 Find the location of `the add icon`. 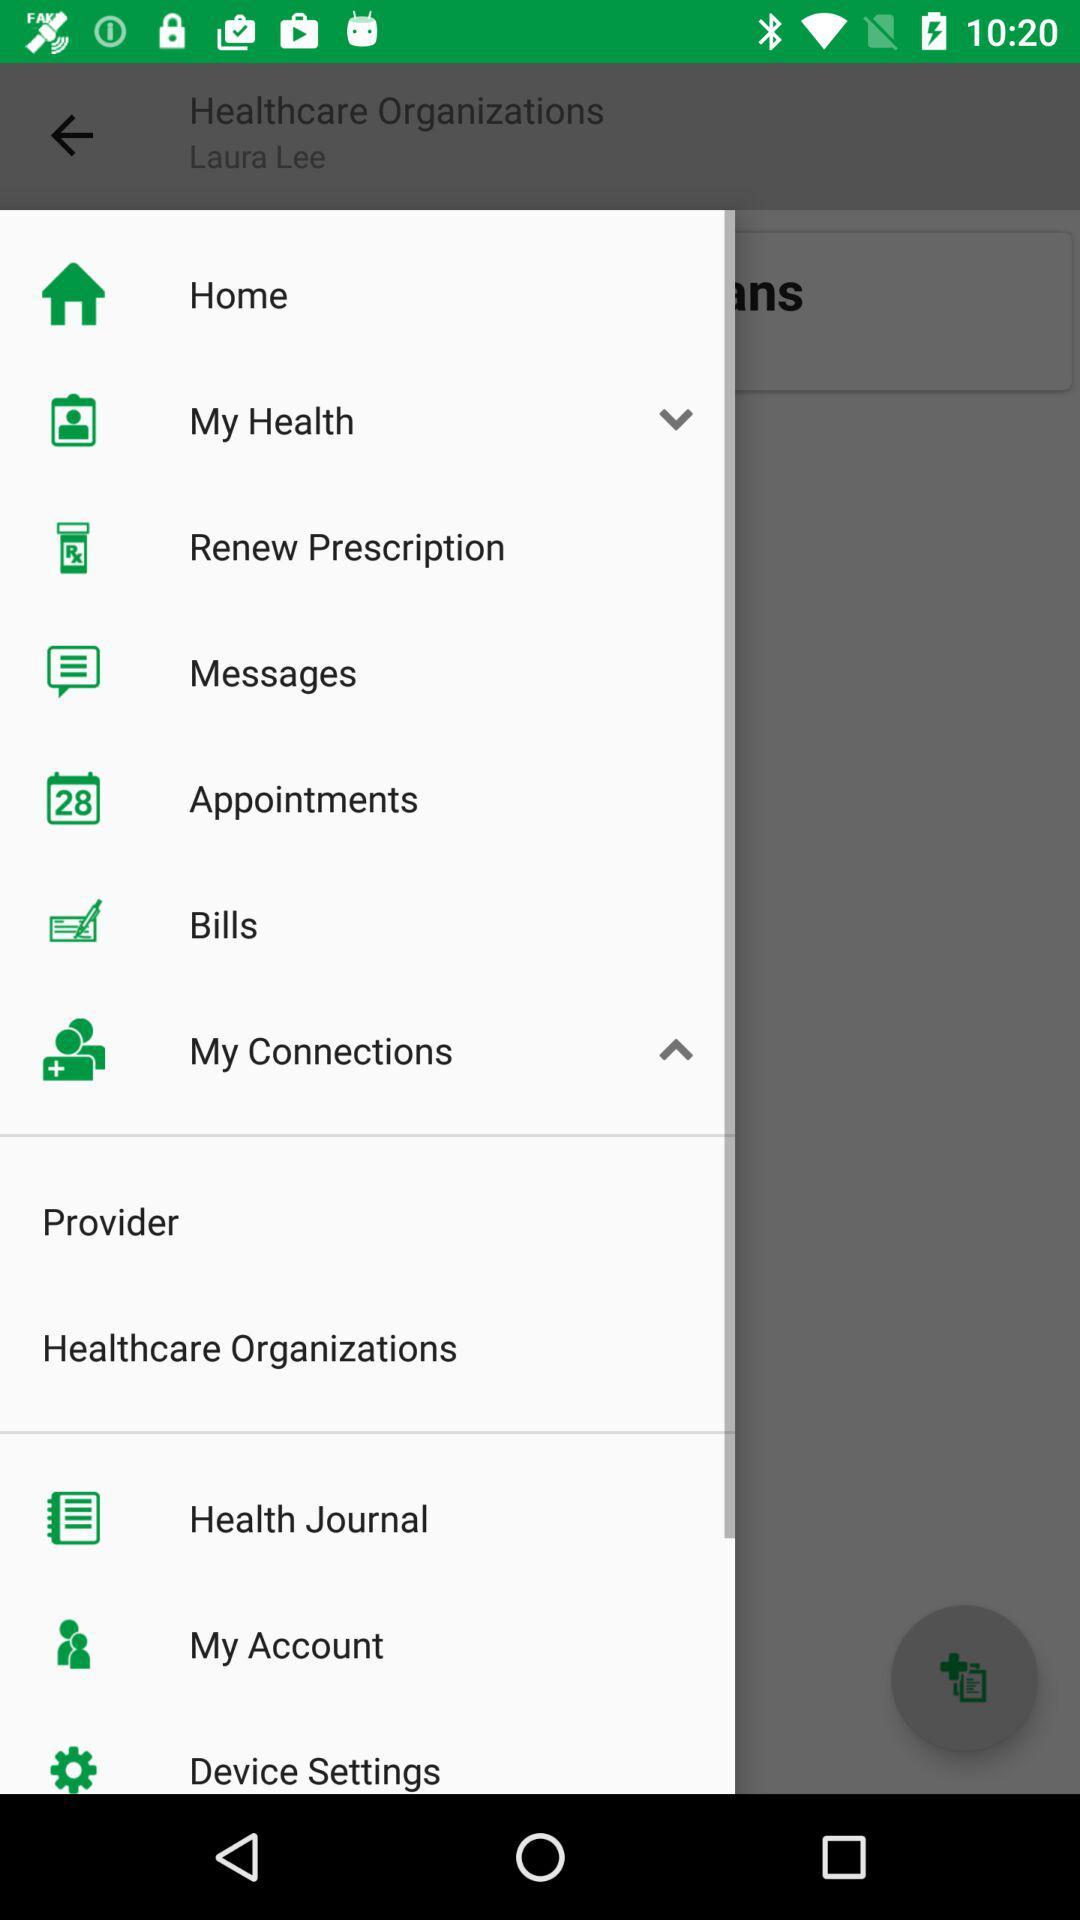

the add icon is located at coordinates (963, 1678).